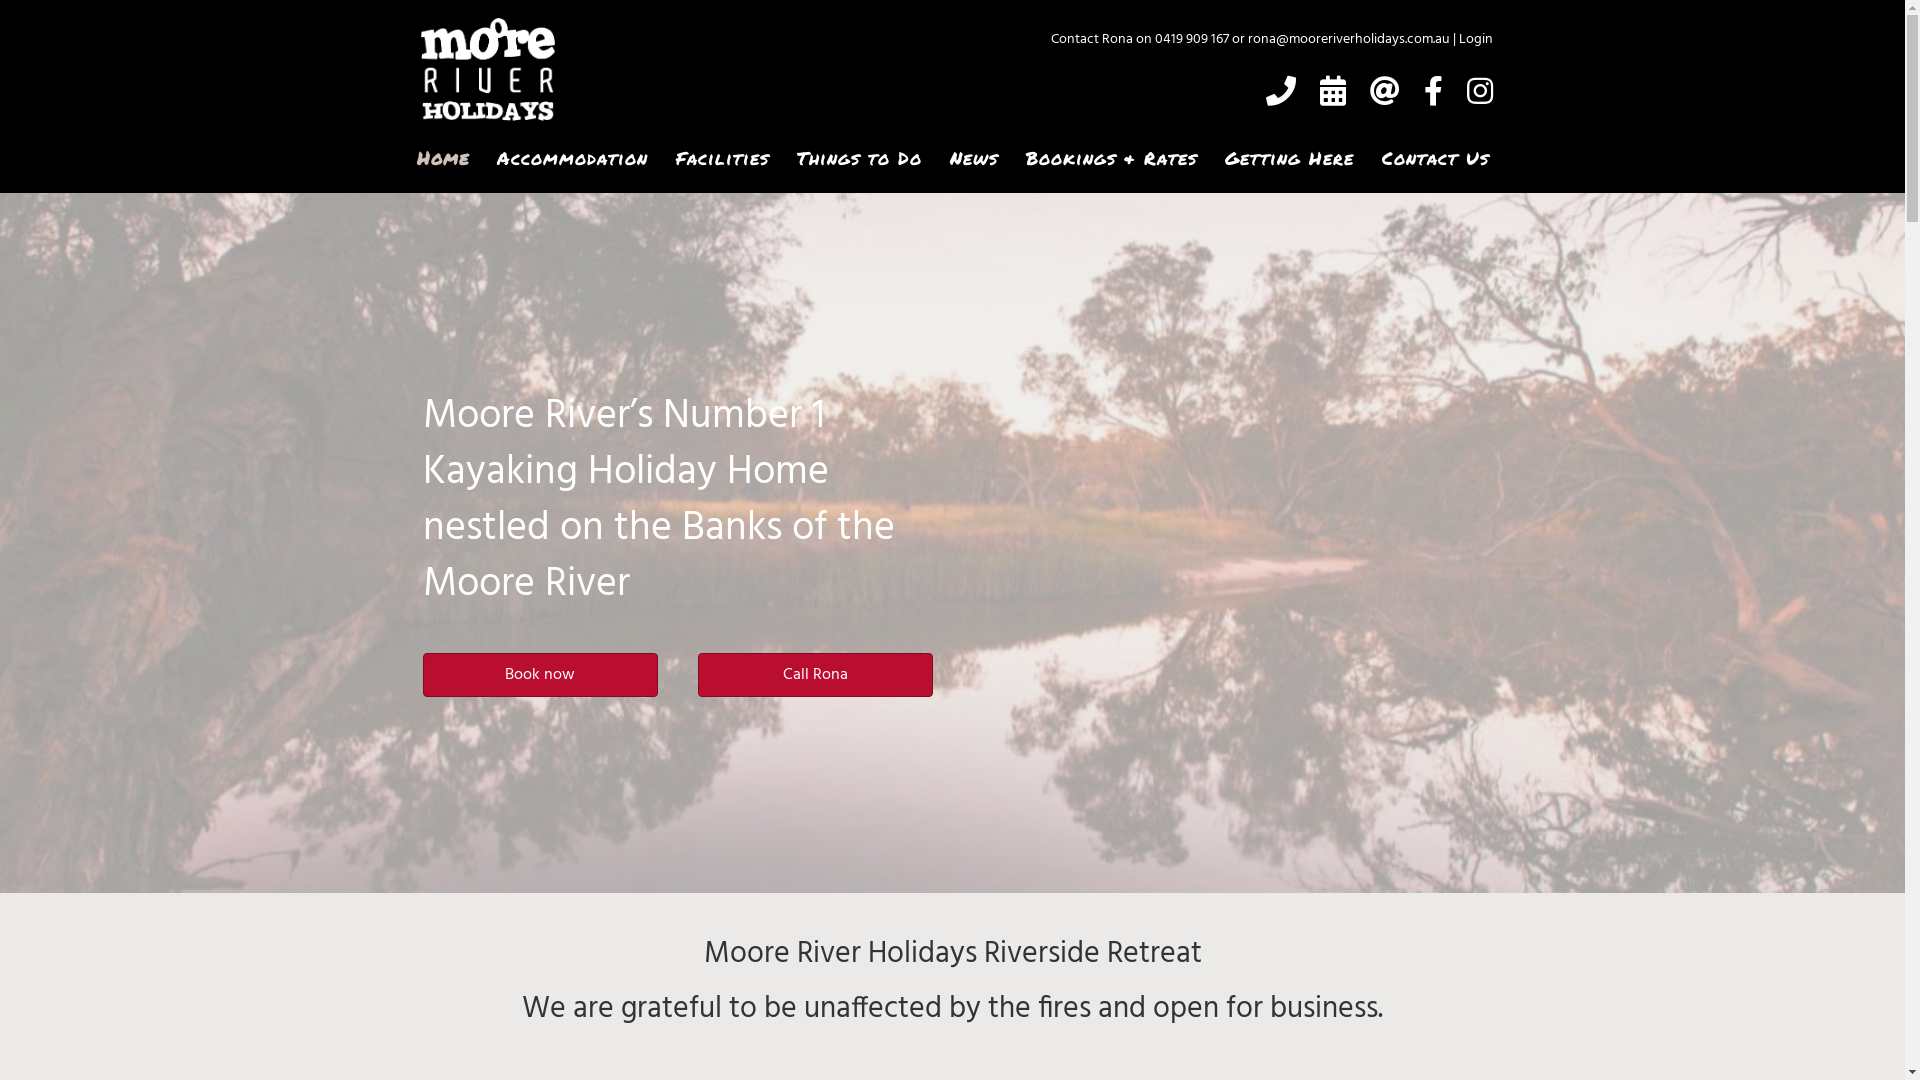 This screenshot has height=1080, width=1920. Describe the element at coordinates (486, 68) in the screenshot. I see `'Moore River Holidays - Logo Type - White'` at that location.